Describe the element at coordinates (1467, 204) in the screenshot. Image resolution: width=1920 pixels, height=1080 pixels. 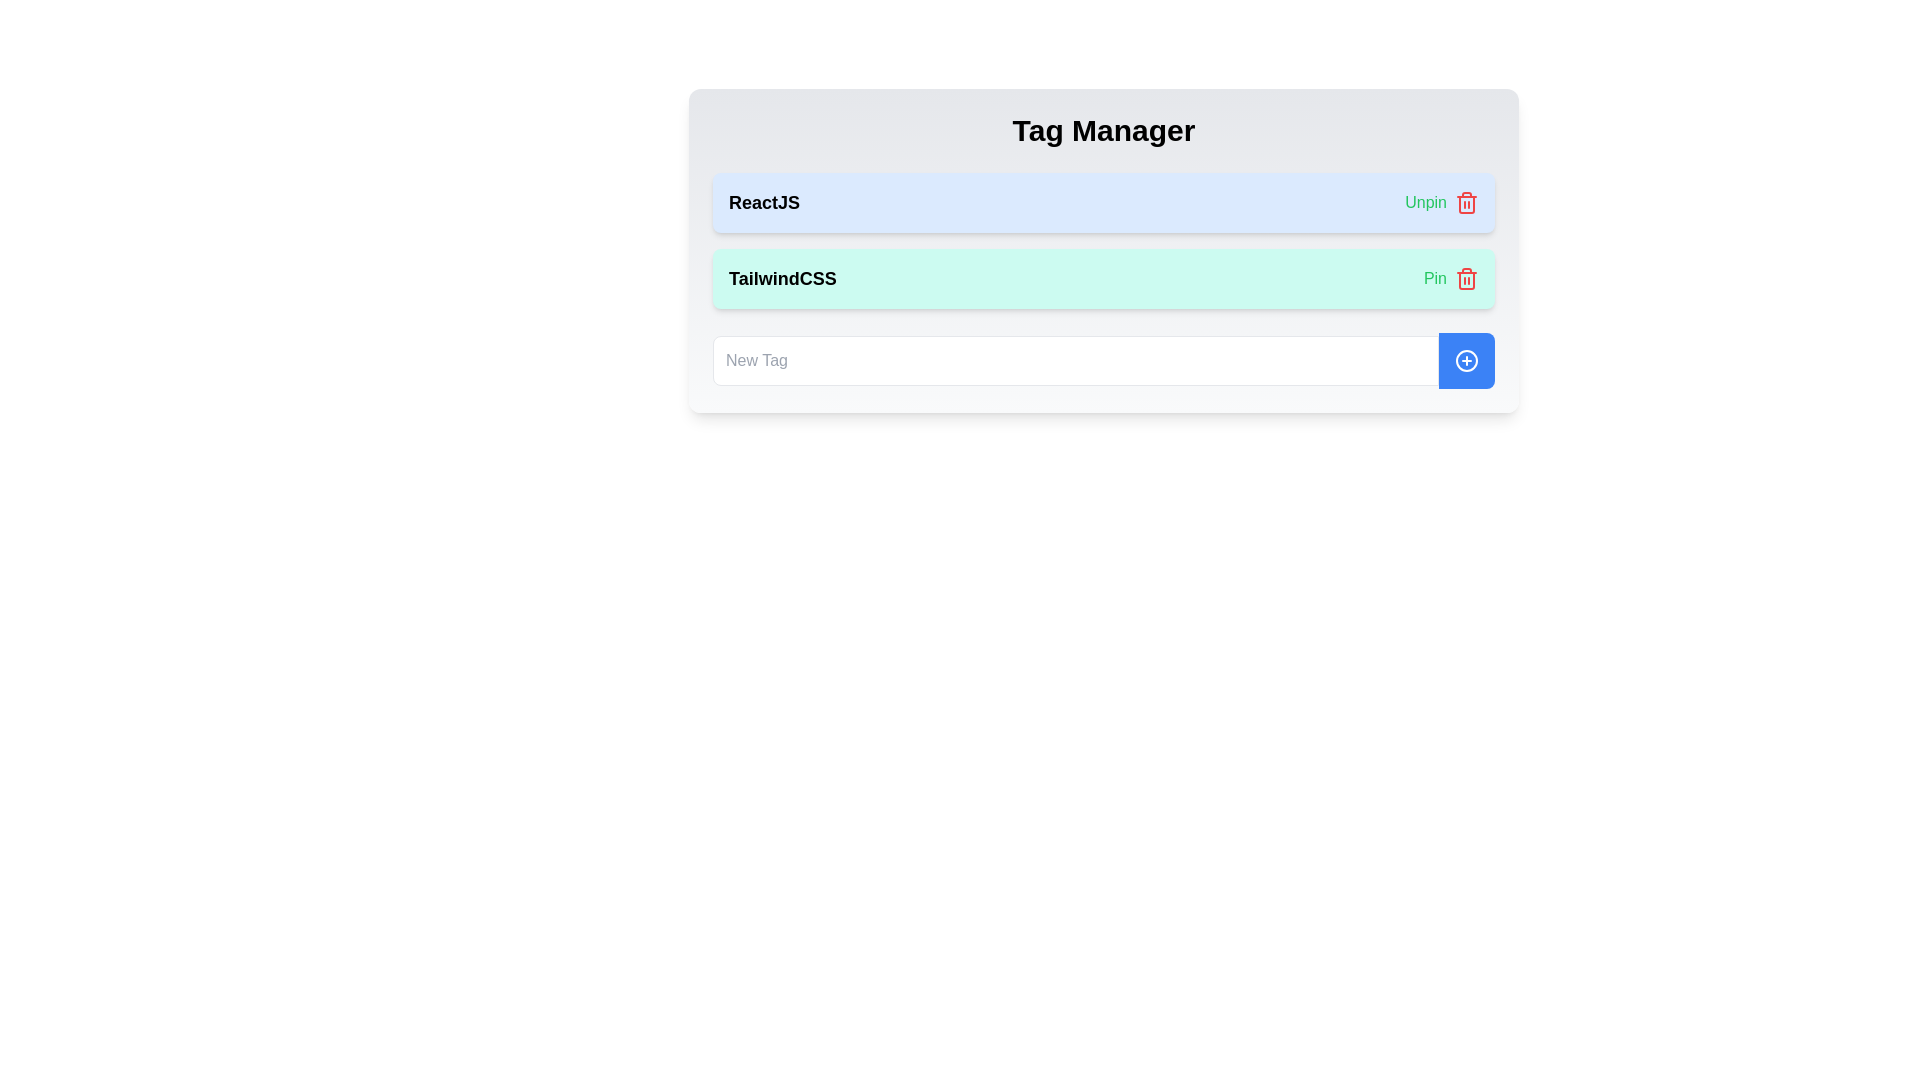
I see `the bottom-right corner of the trash bin icon, which is part of the outlined vector graphic component associated with the 'ReactJS' label` at that location.